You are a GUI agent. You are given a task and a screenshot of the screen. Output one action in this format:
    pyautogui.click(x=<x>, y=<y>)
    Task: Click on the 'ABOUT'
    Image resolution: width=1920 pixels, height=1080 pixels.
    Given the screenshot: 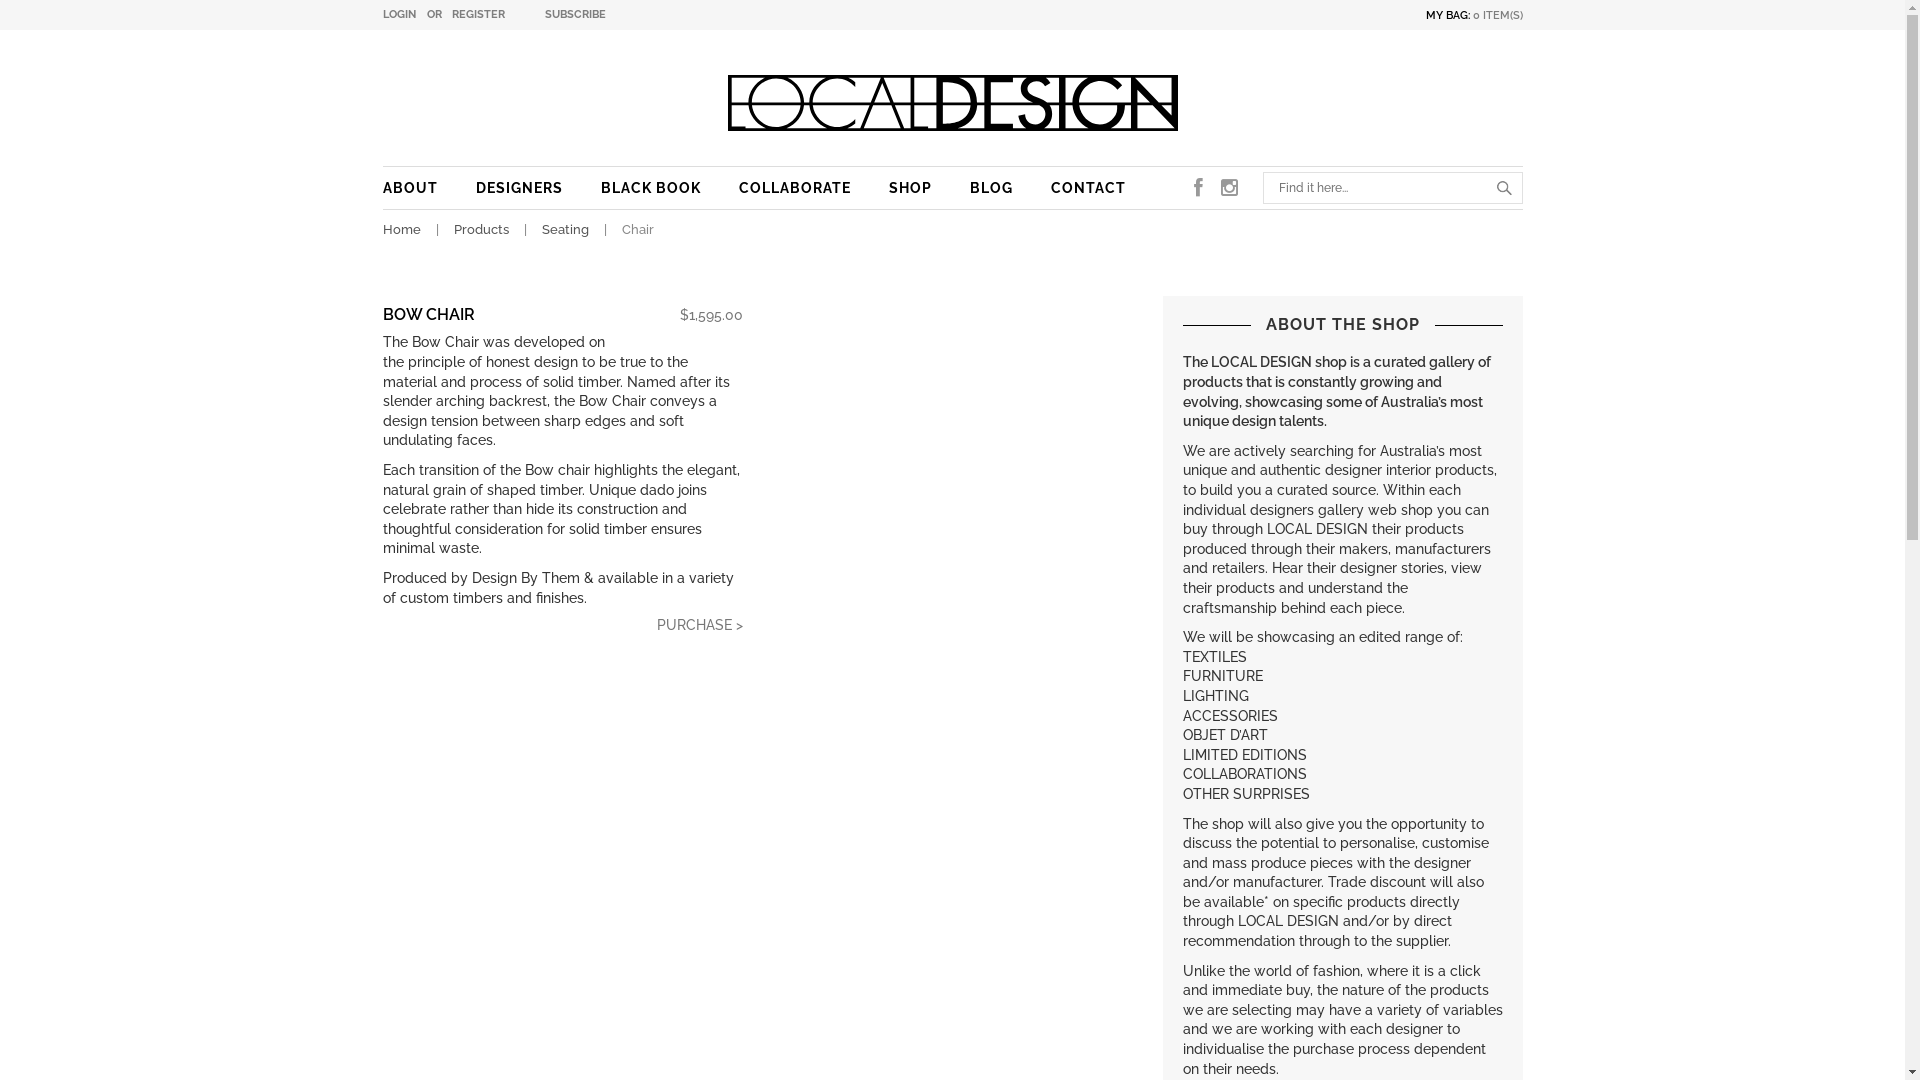 What is the action you would take?
    pyautogui.click(x=382, y=188)
    